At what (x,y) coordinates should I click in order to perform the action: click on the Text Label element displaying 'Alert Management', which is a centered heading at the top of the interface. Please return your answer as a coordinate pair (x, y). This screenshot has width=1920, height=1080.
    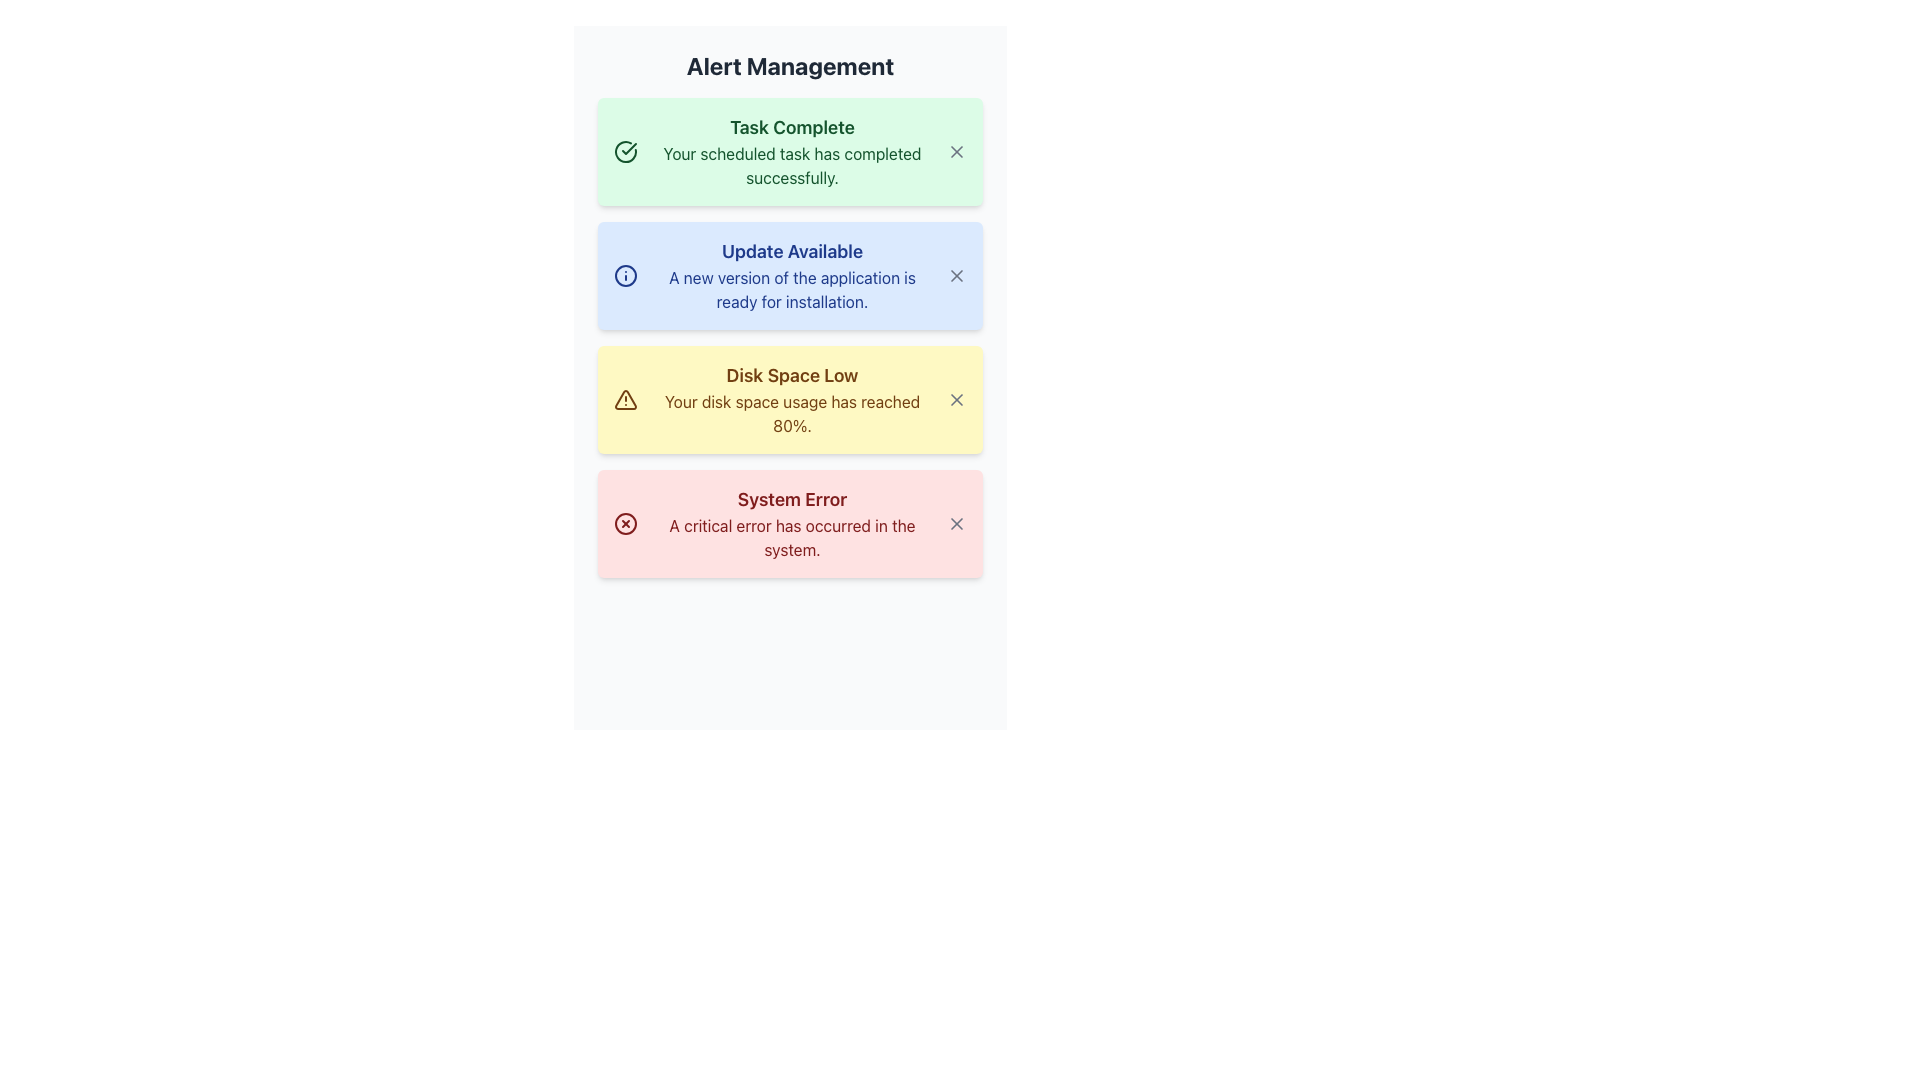
    Looking at the image, I should click on (789, 64).